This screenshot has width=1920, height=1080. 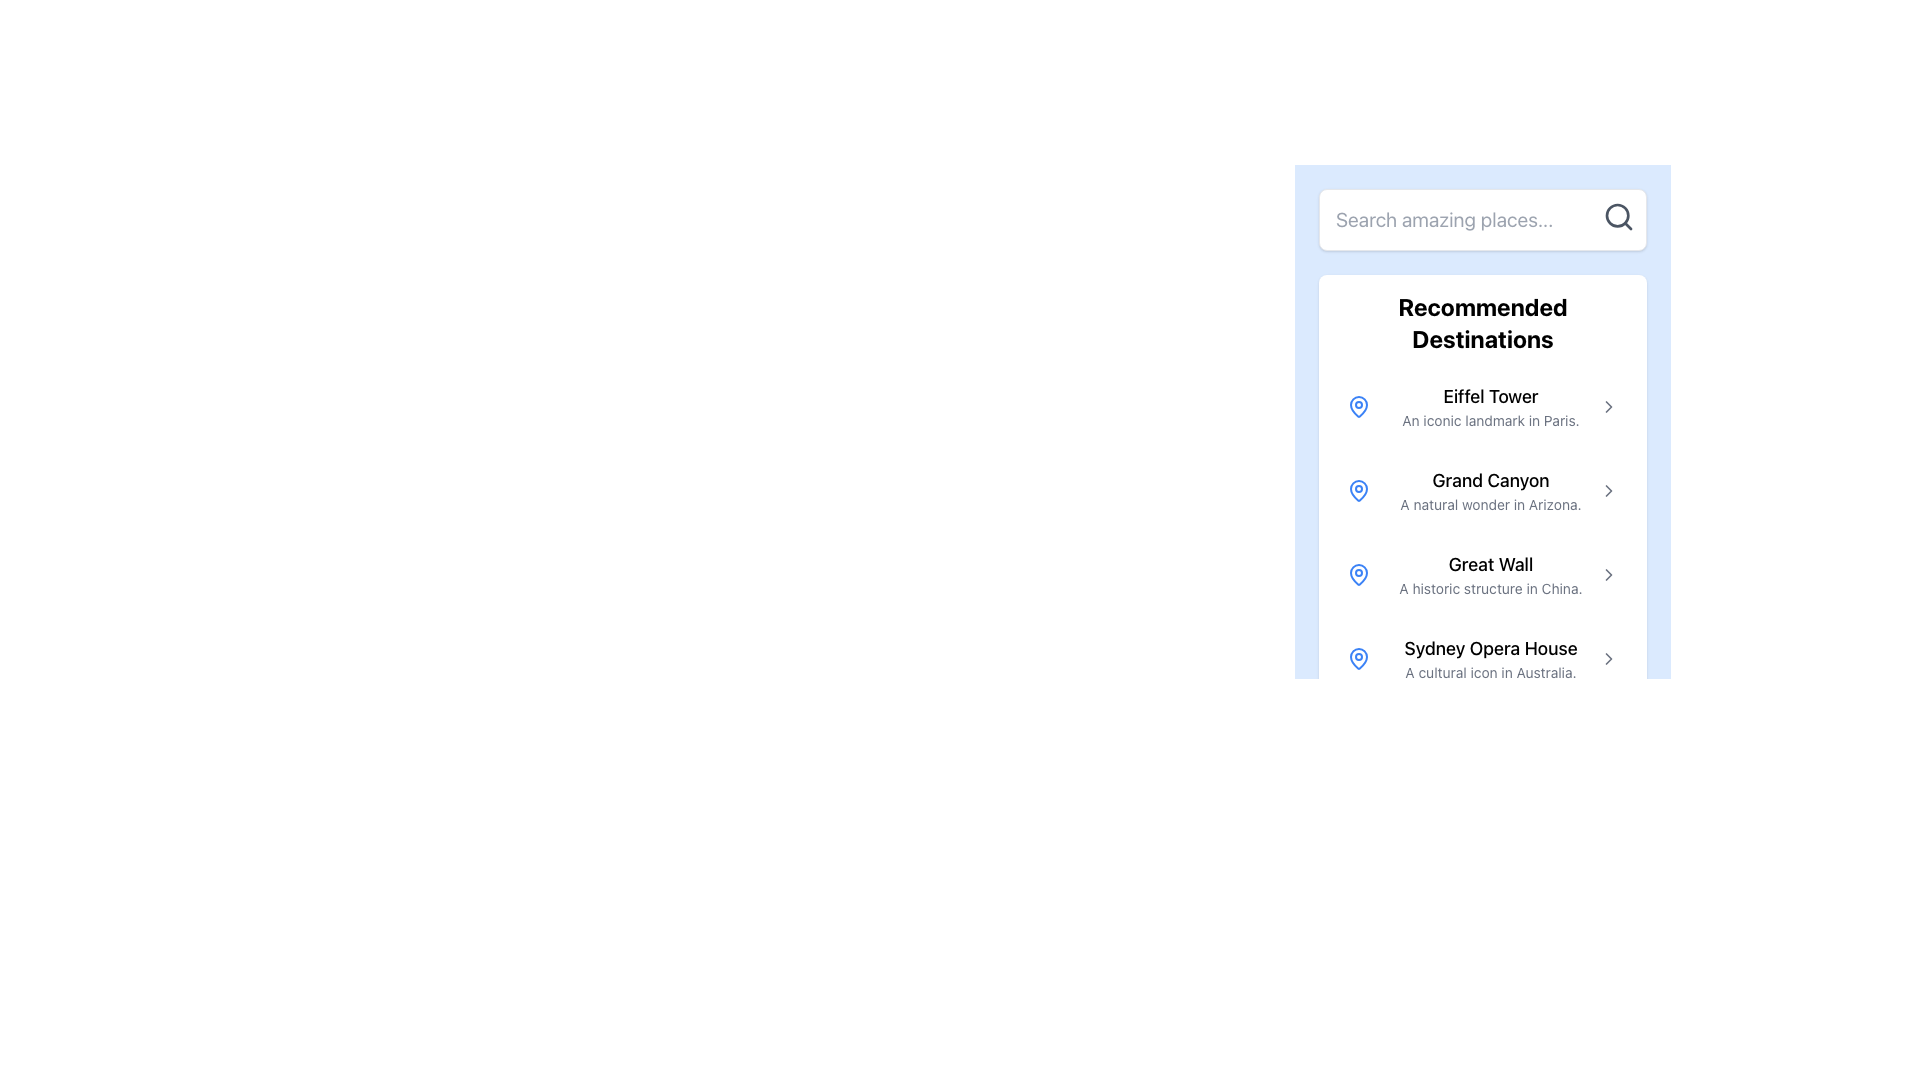 I want to click on the right-pointing chevron icon located to the right of the text 'Grand Canyon A natural wonder in Arizona.' in the 'Recommended Destinations' section, so click(x=1608, y=490).